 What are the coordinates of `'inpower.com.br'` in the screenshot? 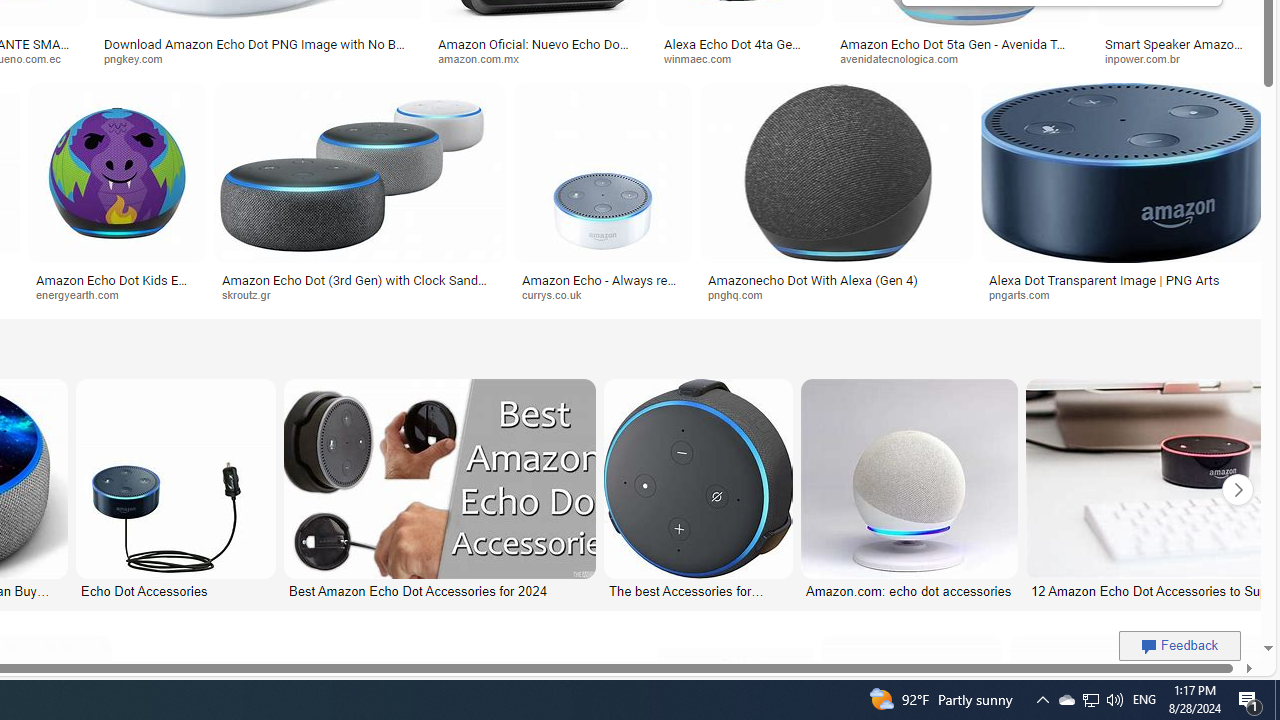 It's located at (1181, 58).